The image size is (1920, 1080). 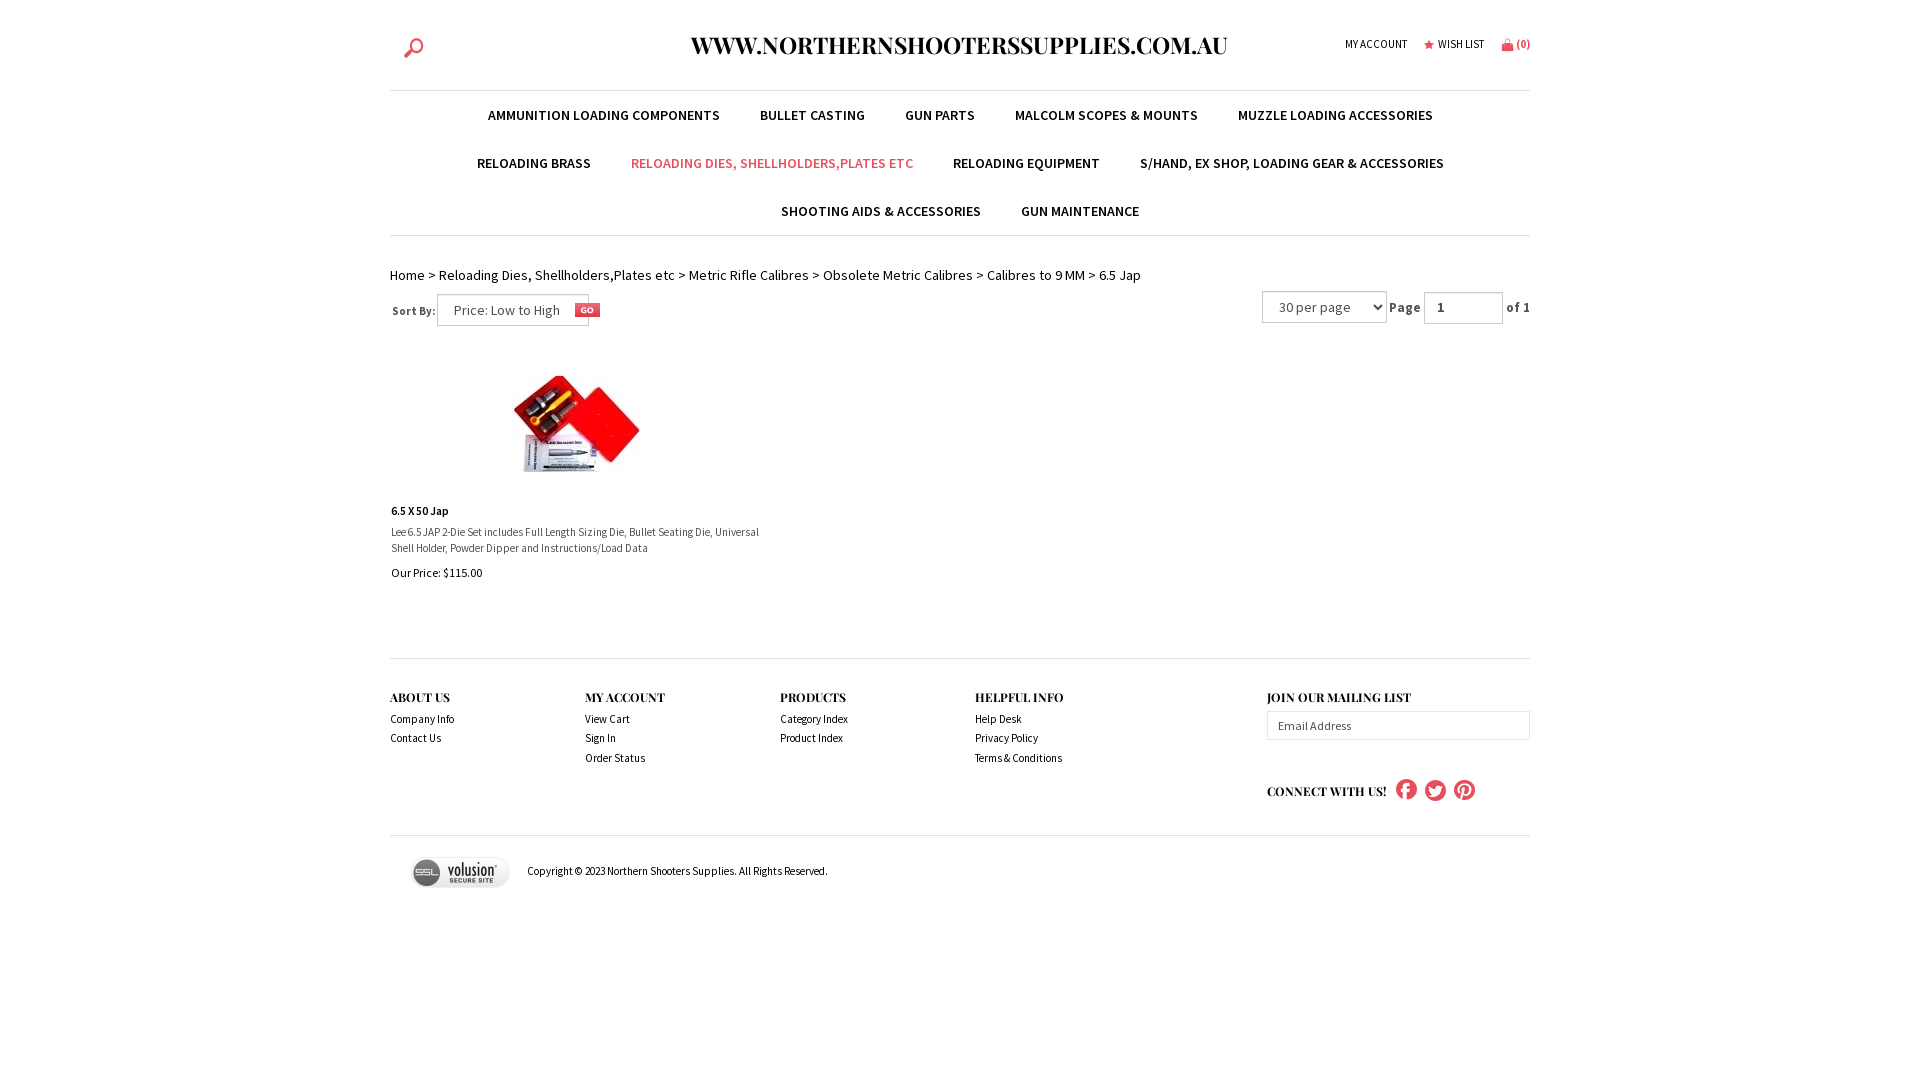 What do you see at coordinates (660, 739) in the screenshot?
I see `'Sign In'` at bounding box center [660, 739].